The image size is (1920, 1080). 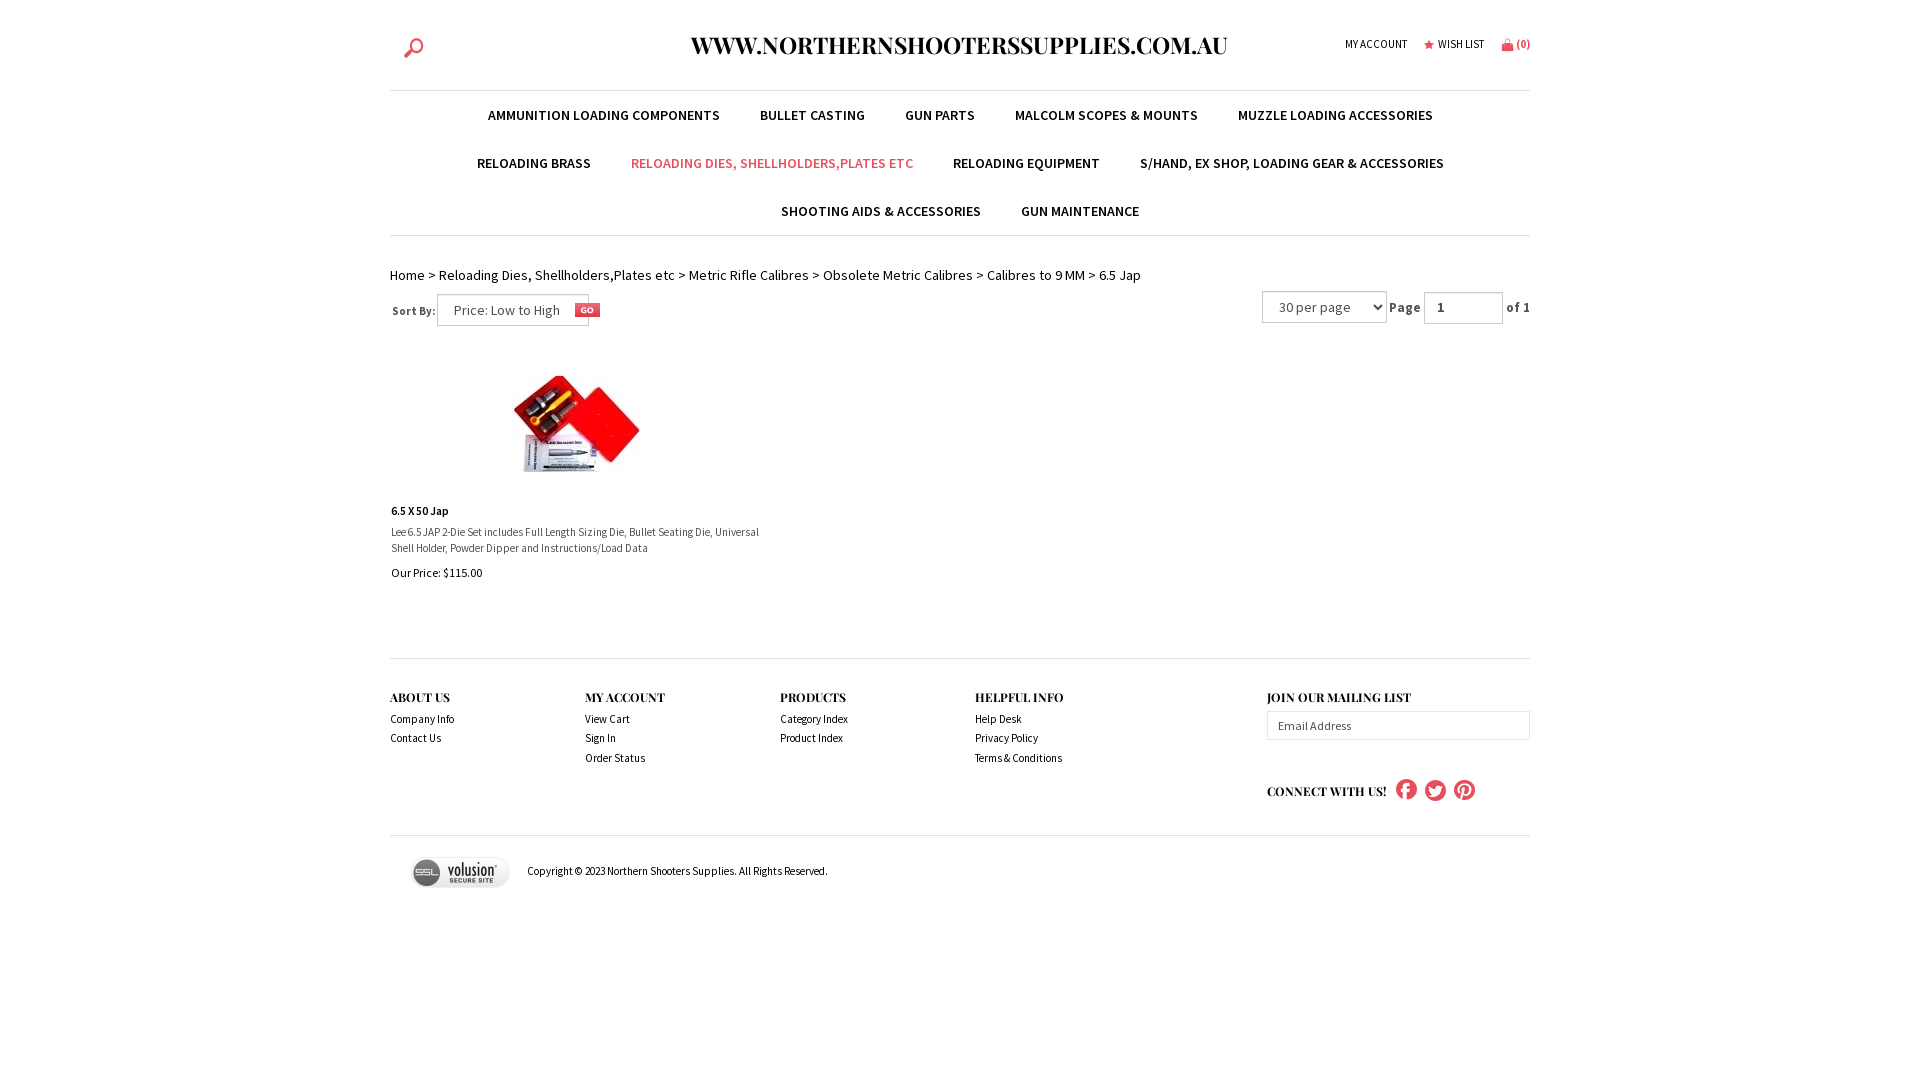 What do you see at coordinates (660, 739) in the screenshot?
I see `'Sign In'` at bounding box center [660, 739].